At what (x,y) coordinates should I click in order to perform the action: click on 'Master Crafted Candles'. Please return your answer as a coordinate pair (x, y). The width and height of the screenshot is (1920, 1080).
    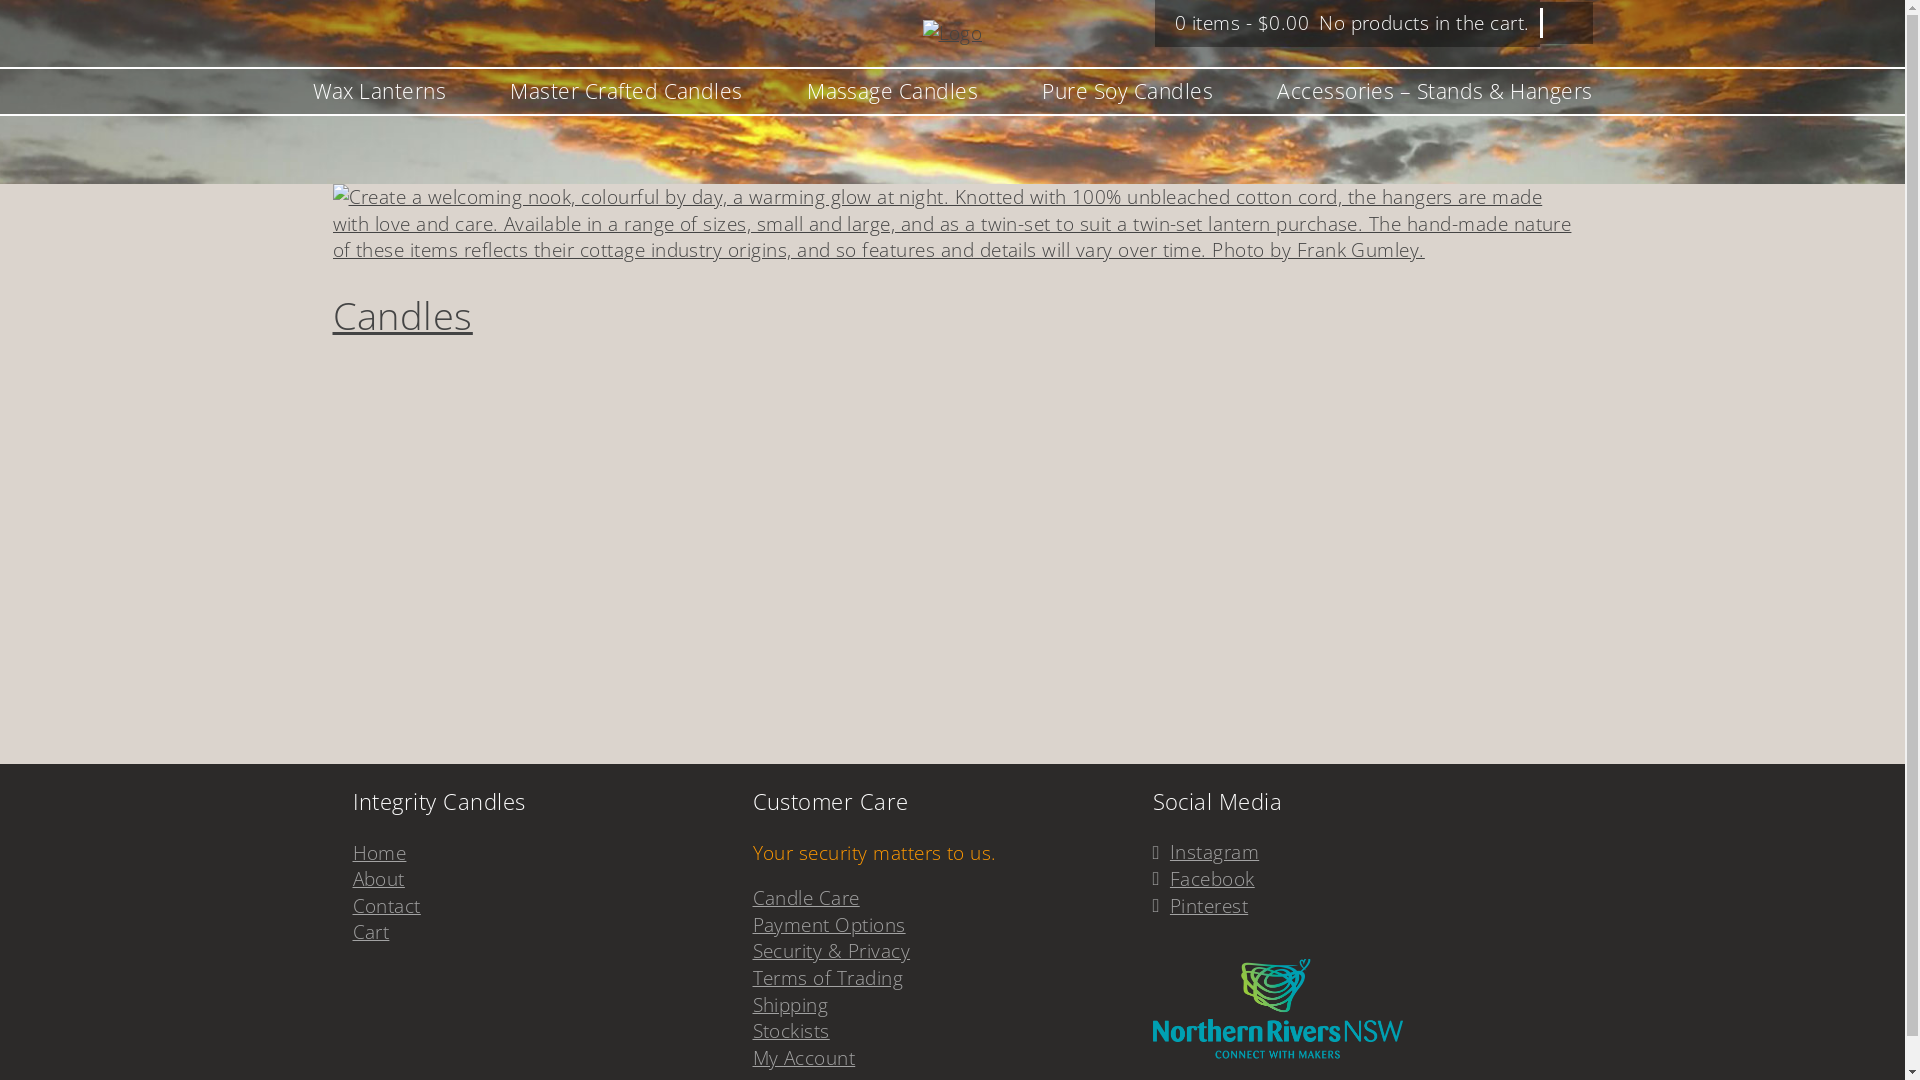
    Looking at the image, I should click on (624, 91).